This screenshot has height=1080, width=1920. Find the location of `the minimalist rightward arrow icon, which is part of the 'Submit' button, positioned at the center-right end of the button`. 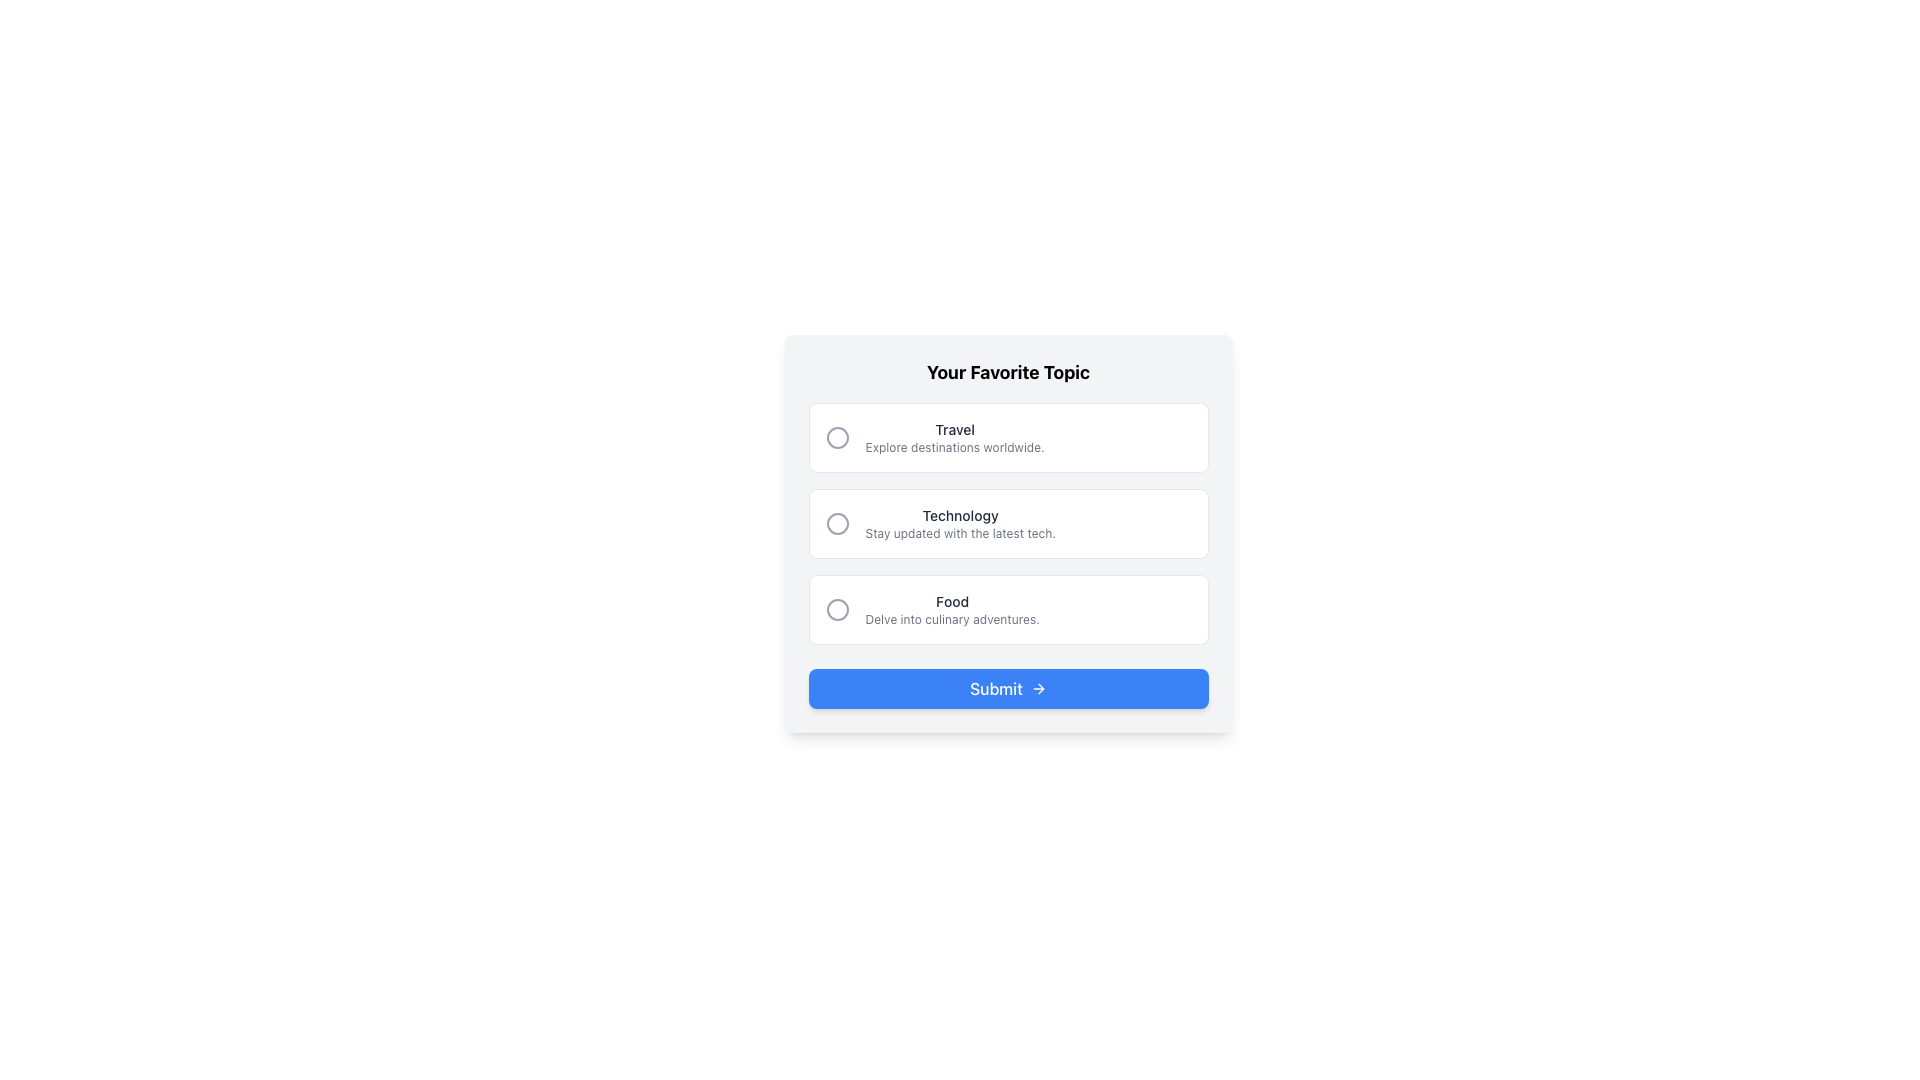

the minimalist rightward arrow icon, which is part of the 'Submit' button, positioned at the center-right end of the button is located at coordinates (1038, 688).